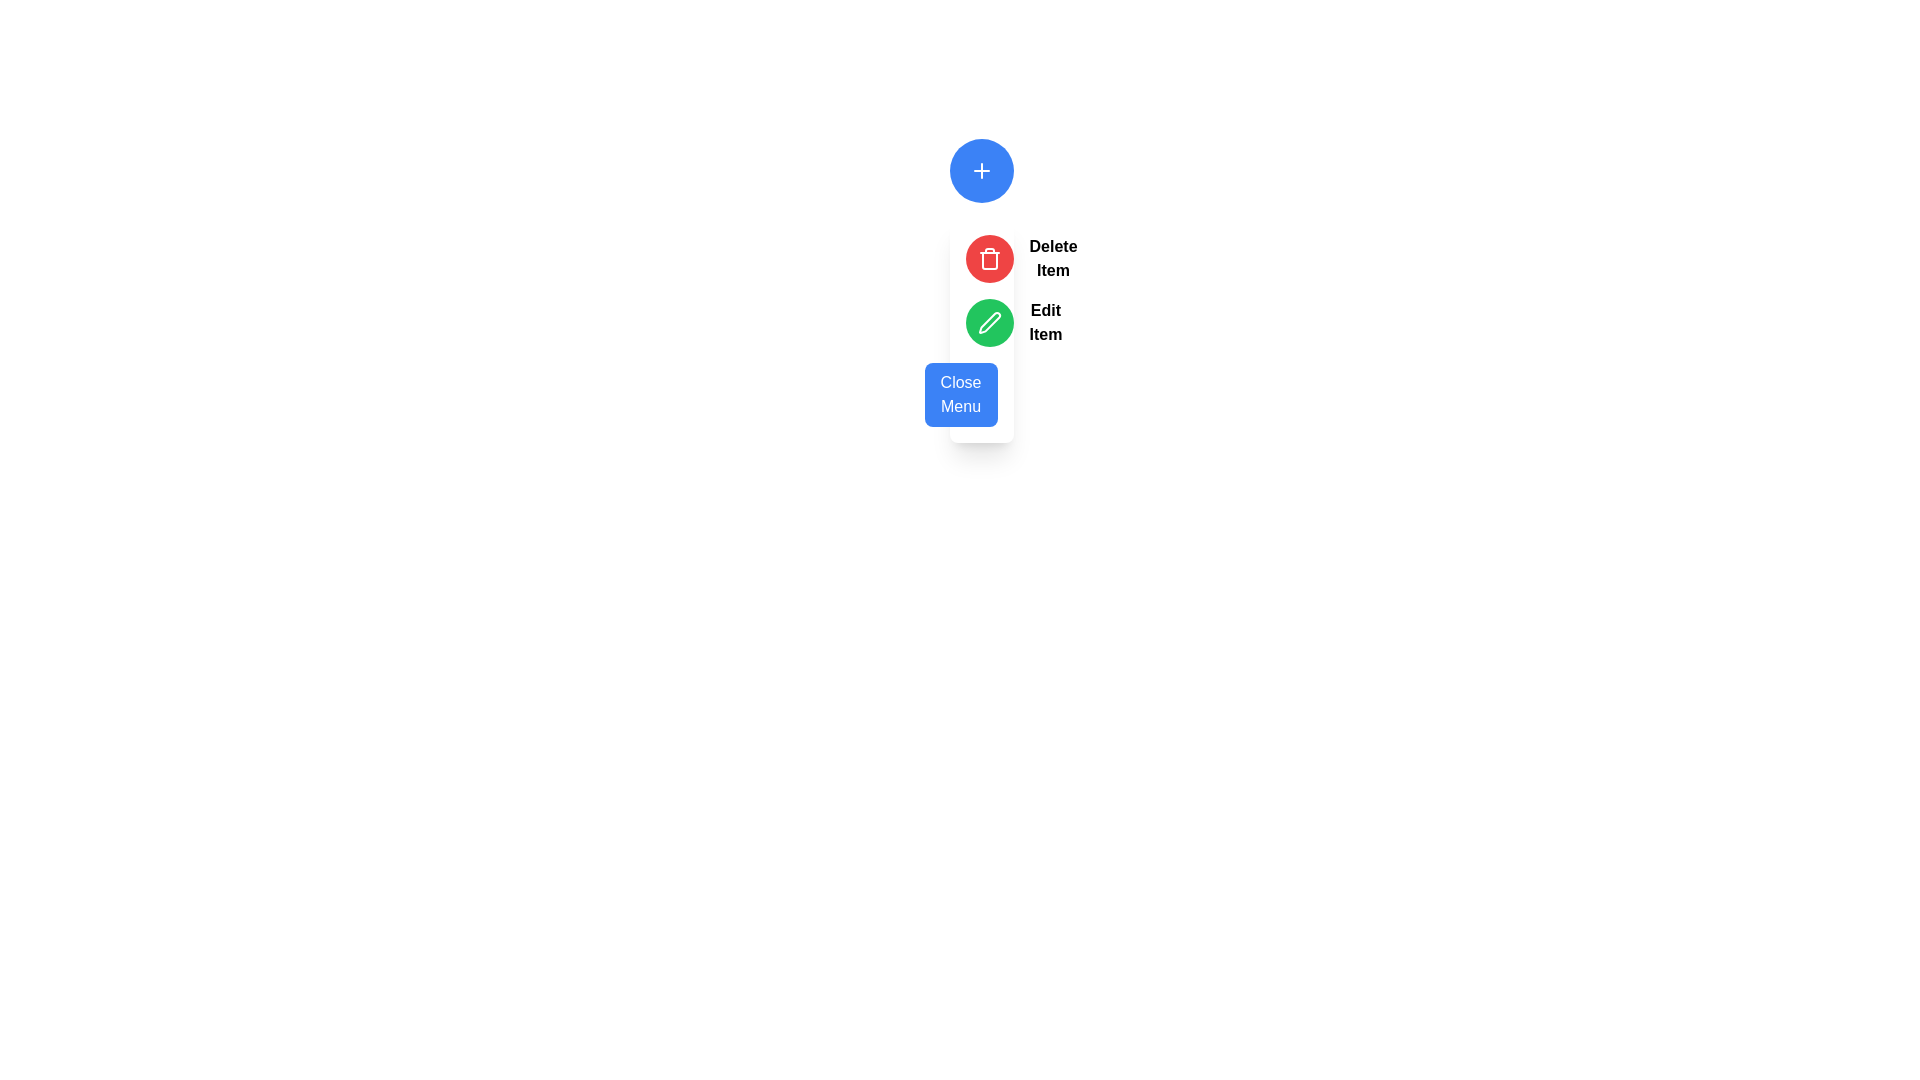  What do you see at coordinates (981, 330) in the screenshot?
I see `the pencil icon in the action menu located below the '+' button and above the 'Close Menu' button to initiate editing` at bounding box center [981, 330].